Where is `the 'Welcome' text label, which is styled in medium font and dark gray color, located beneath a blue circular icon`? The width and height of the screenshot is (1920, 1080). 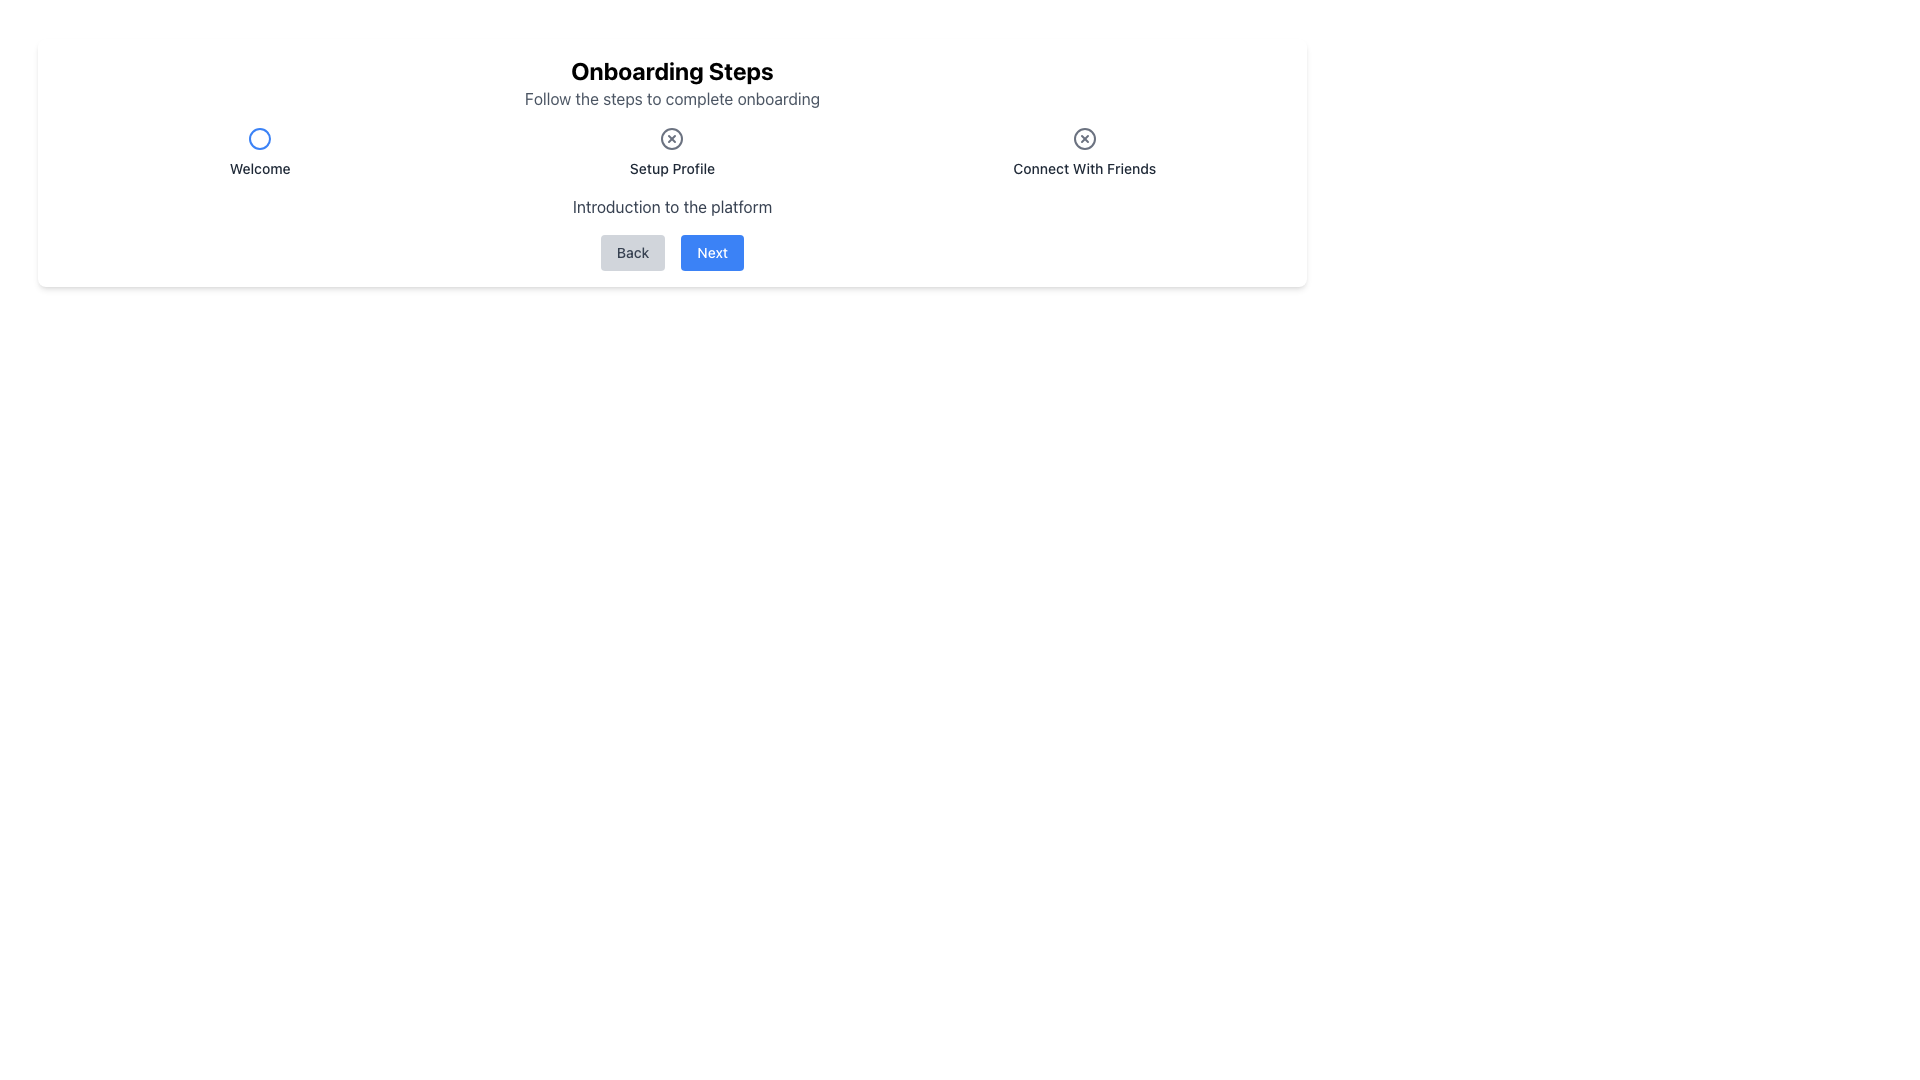 the 'Welcome' text label, which is styled in medium font and dark gray color, located beneath a blue circular icon is located at coordinates (259, 152).